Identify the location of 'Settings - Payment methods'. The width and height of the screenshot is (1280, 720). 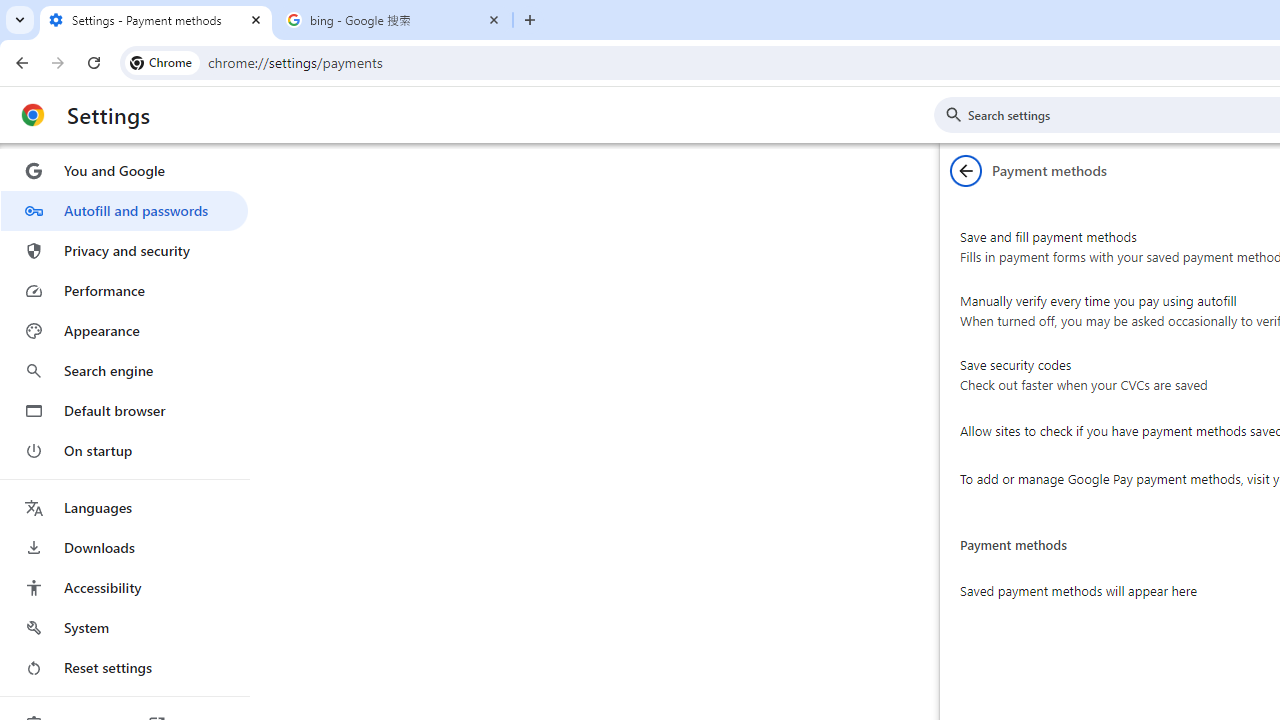
(155, 20).